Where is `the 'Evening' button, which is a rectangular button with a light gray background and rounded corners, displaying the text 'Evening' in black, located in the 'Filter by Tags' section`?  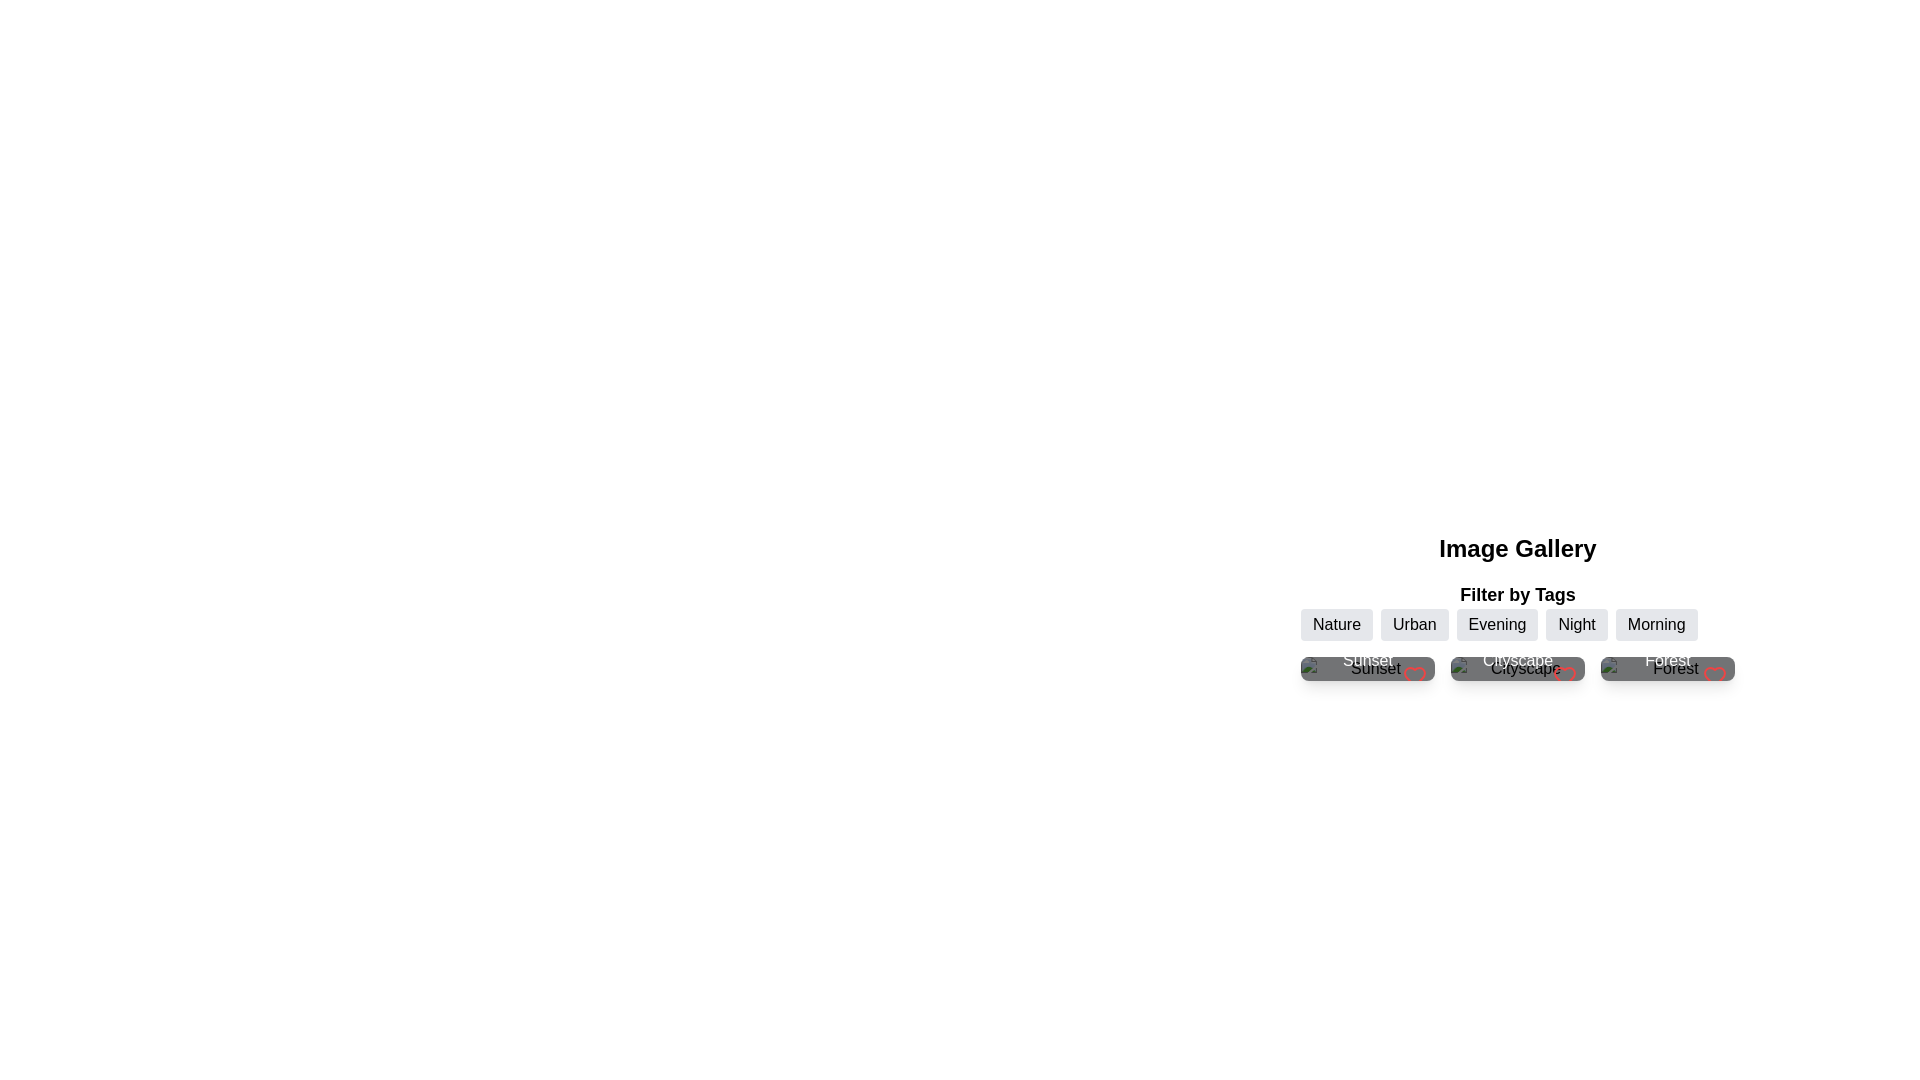
the 'Evening' button, which is a rectangular button with a light gray background and rounded corners, displaying the text 'Evening' in black, located in the 'Filter by Tags' section is located at coordinates (1497, 623).